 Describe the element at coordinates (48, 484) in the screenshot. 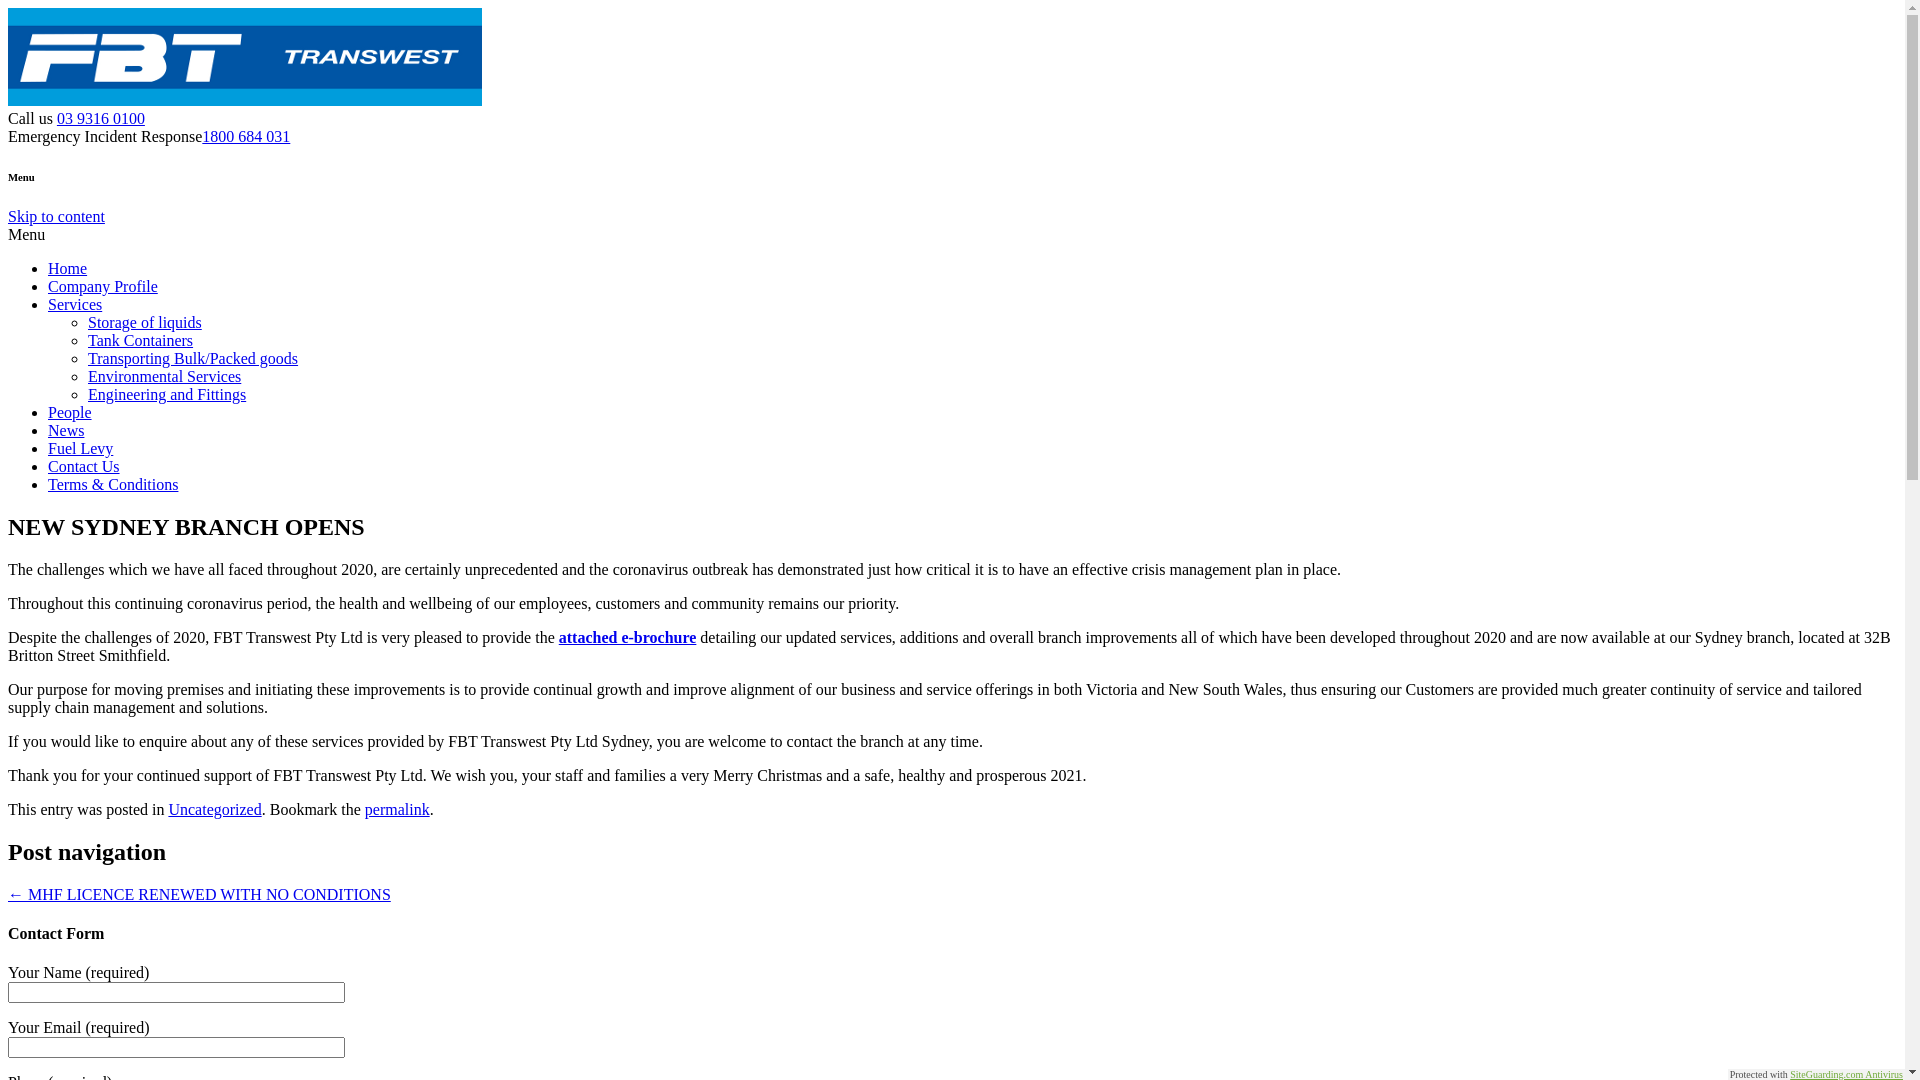

I see `'Terms & Conditions'` at that location.